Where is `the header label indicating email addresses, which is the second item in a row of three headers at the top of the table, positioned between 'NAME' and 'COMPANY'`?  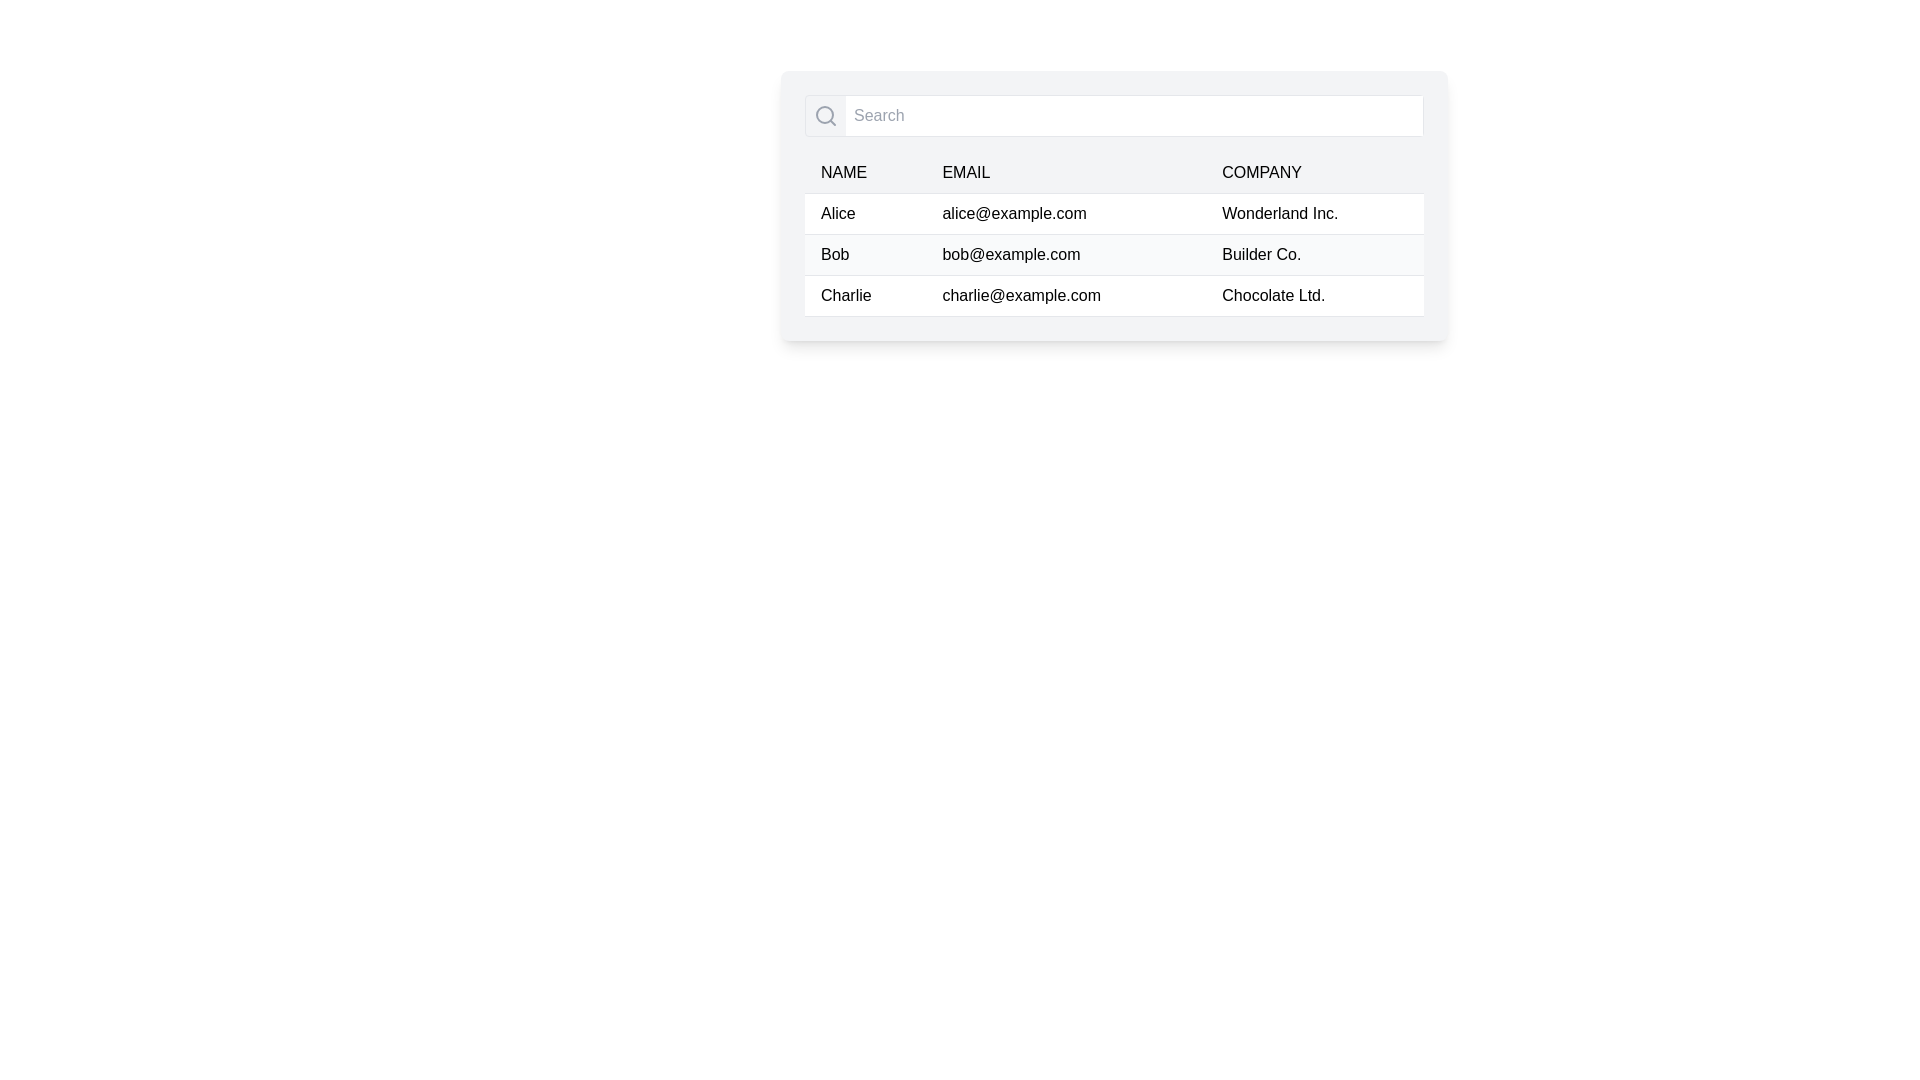 the header label indicating email addresses, which is the second item in a row of three headers at the top of the table, positioned between 'NAME' and 'COMPANY' is located at coordinates (966, 172).